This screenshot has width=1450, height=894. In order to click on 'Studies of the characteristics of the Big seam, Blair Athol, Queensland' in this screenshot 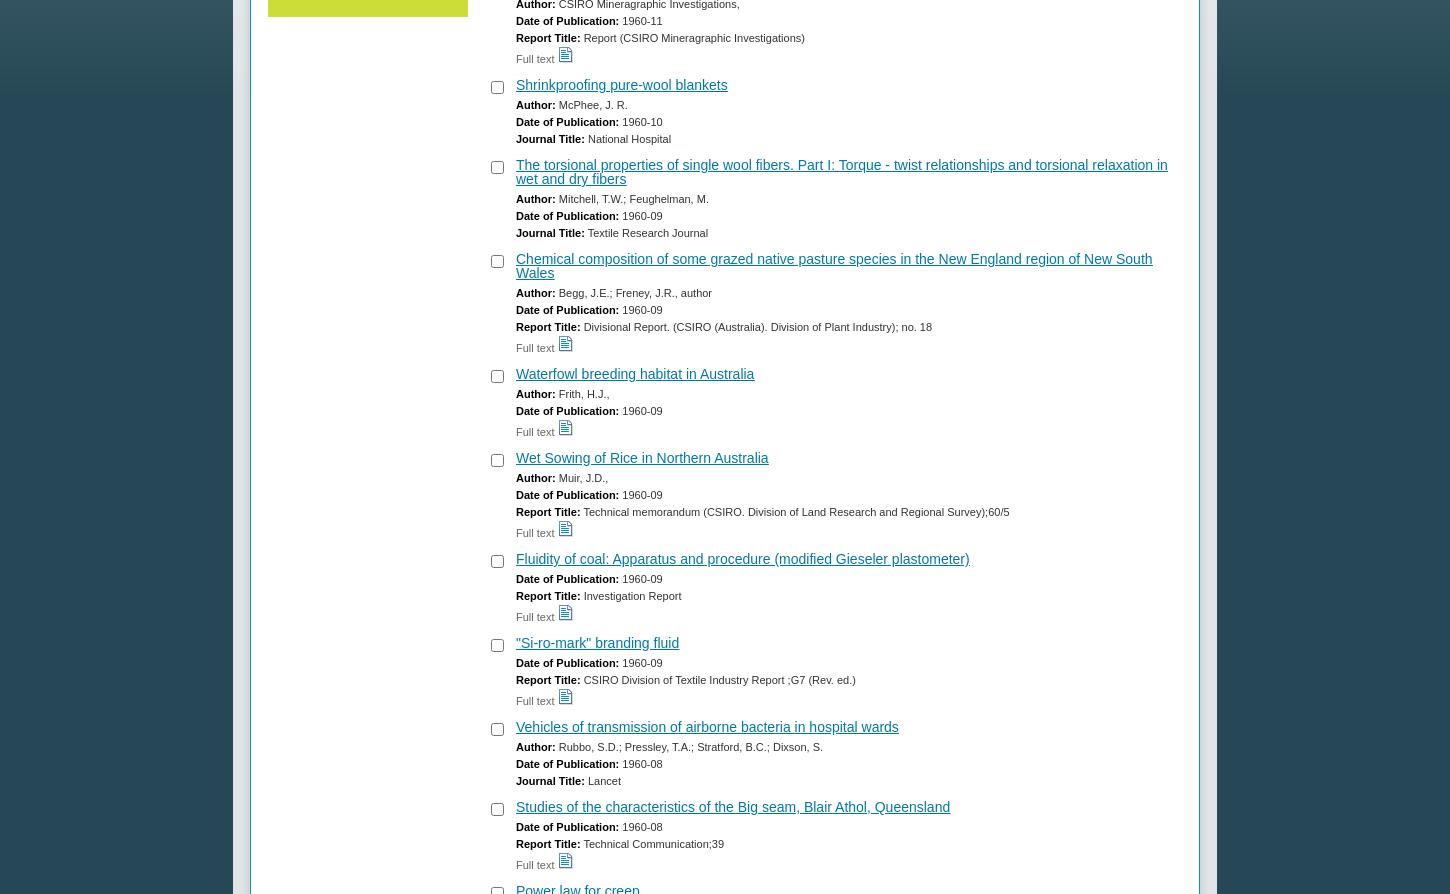, I will do `click(732, 806)`.